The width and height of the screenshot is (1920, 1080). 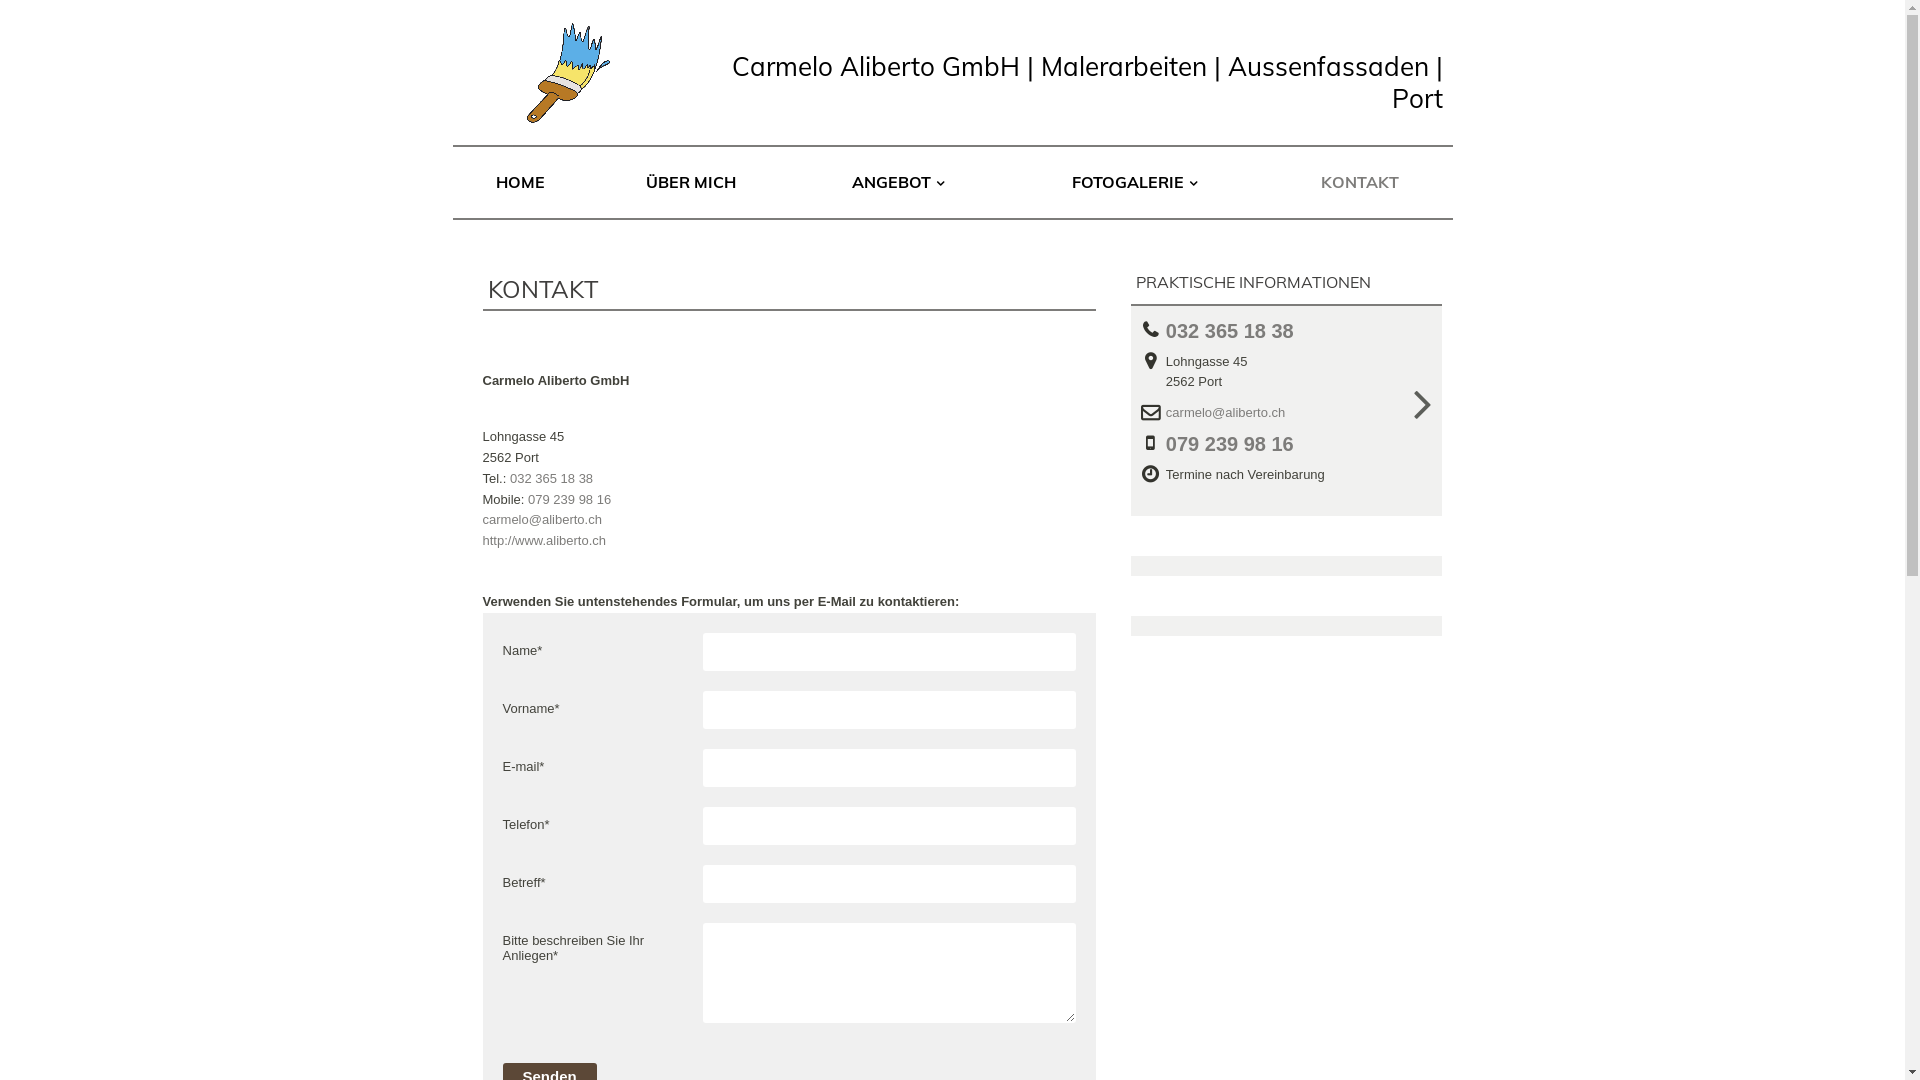 What do you see at coordinates (519, 182) in the screenshot?
I see `'HOME'` at bounding box center [519, 182].